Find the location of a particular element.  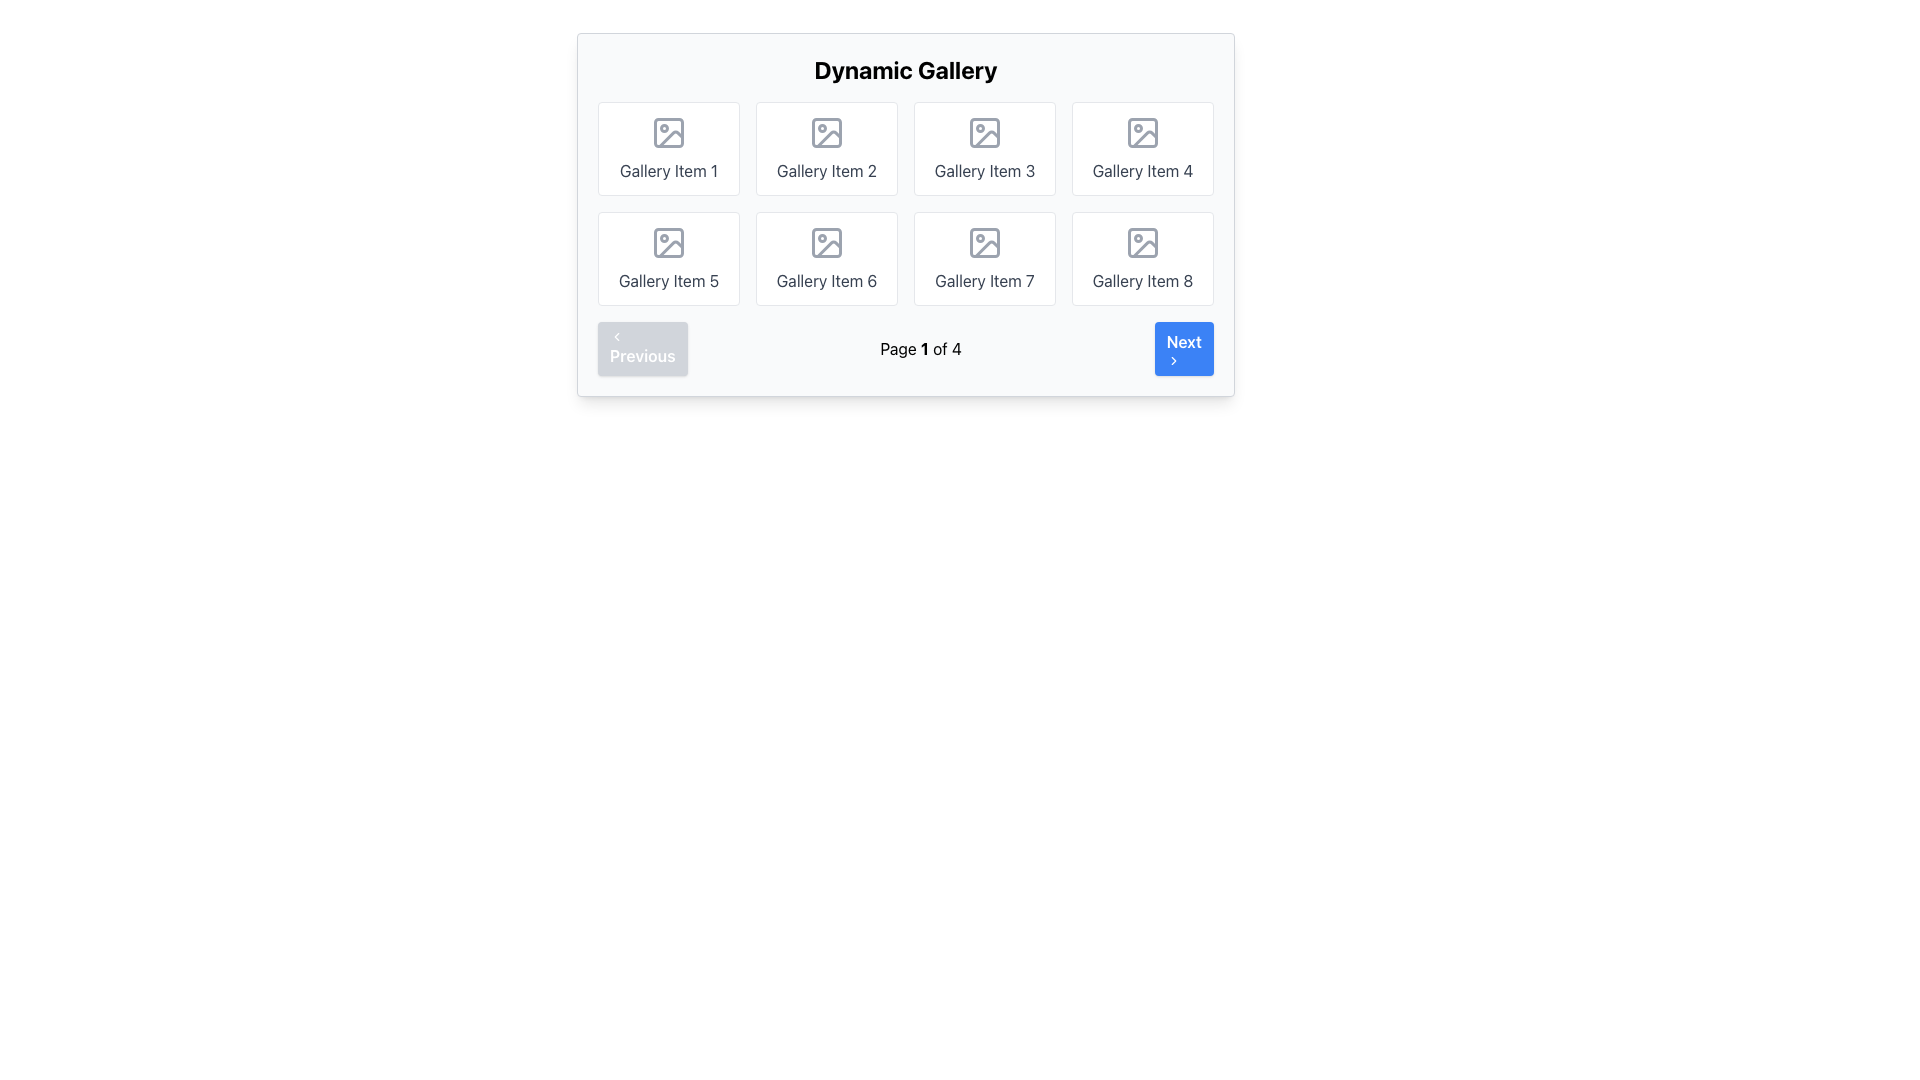

the static image icon located at the top-center of the card labeled 'Gallery Item 3', which is the third item in a 2x4 grid layout is located at coordinates (984, 132).